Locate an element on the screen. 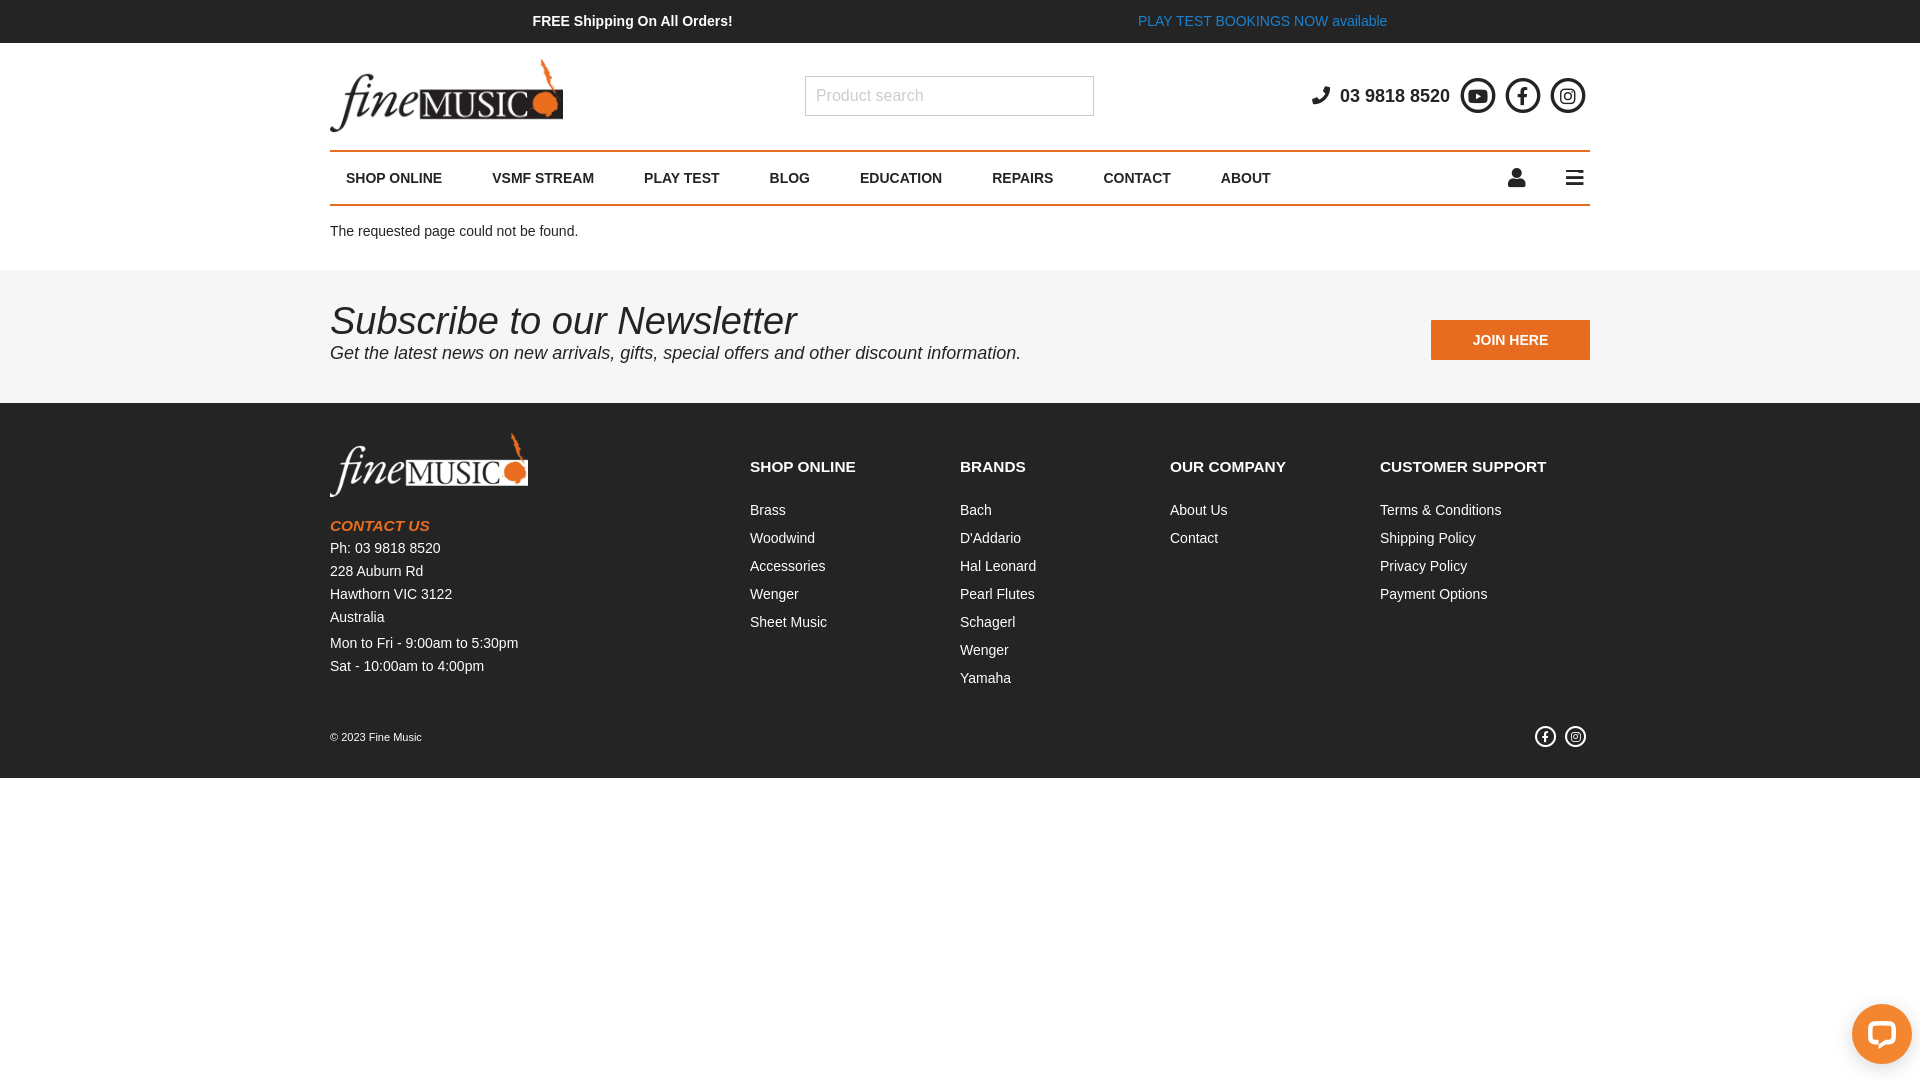 Image resolution: width=1920 pixels, height=1080 pixels. 'JOIN HERE' is located at coordinates (1510, 338).